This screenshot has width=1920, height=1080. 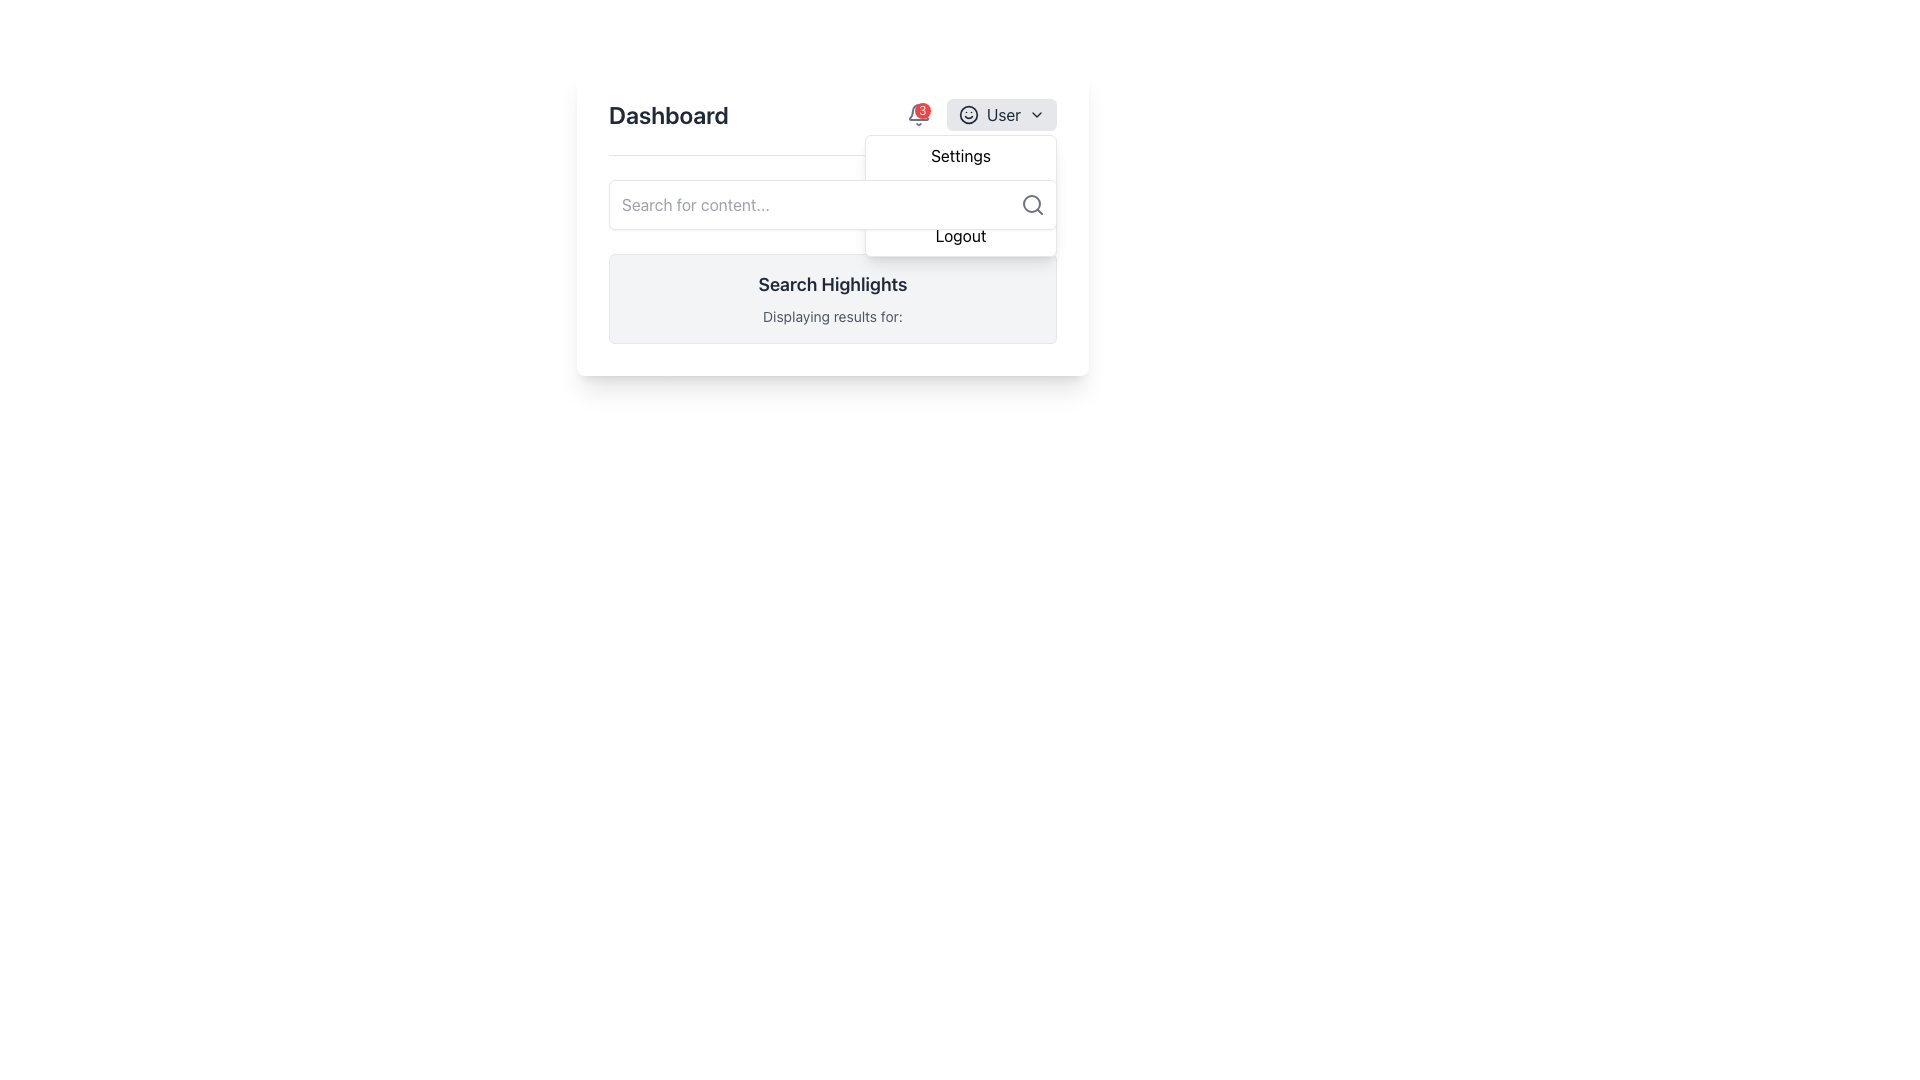 I want to click on the downward-pointing chevron icon next to the 'User' label to indicate focus or display a tooltip, so click(x=1036, y=115).